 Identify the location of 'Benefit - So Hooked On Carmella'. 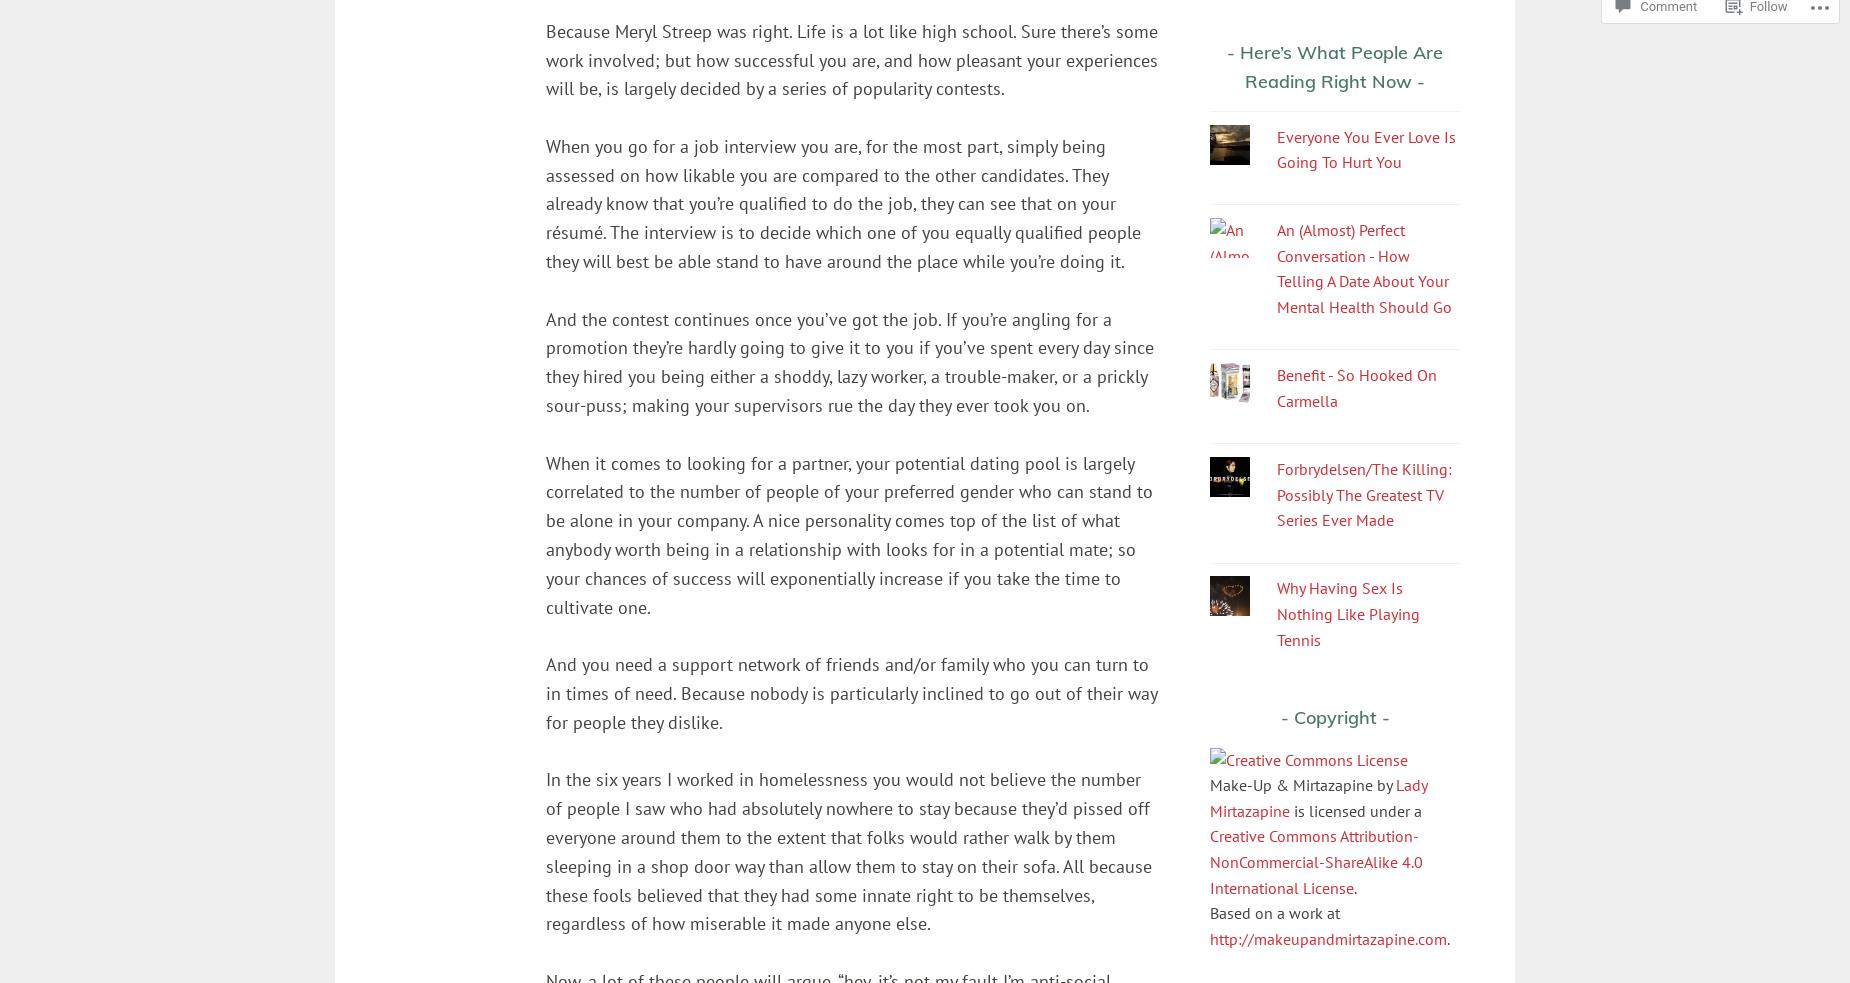
(1355, 386).